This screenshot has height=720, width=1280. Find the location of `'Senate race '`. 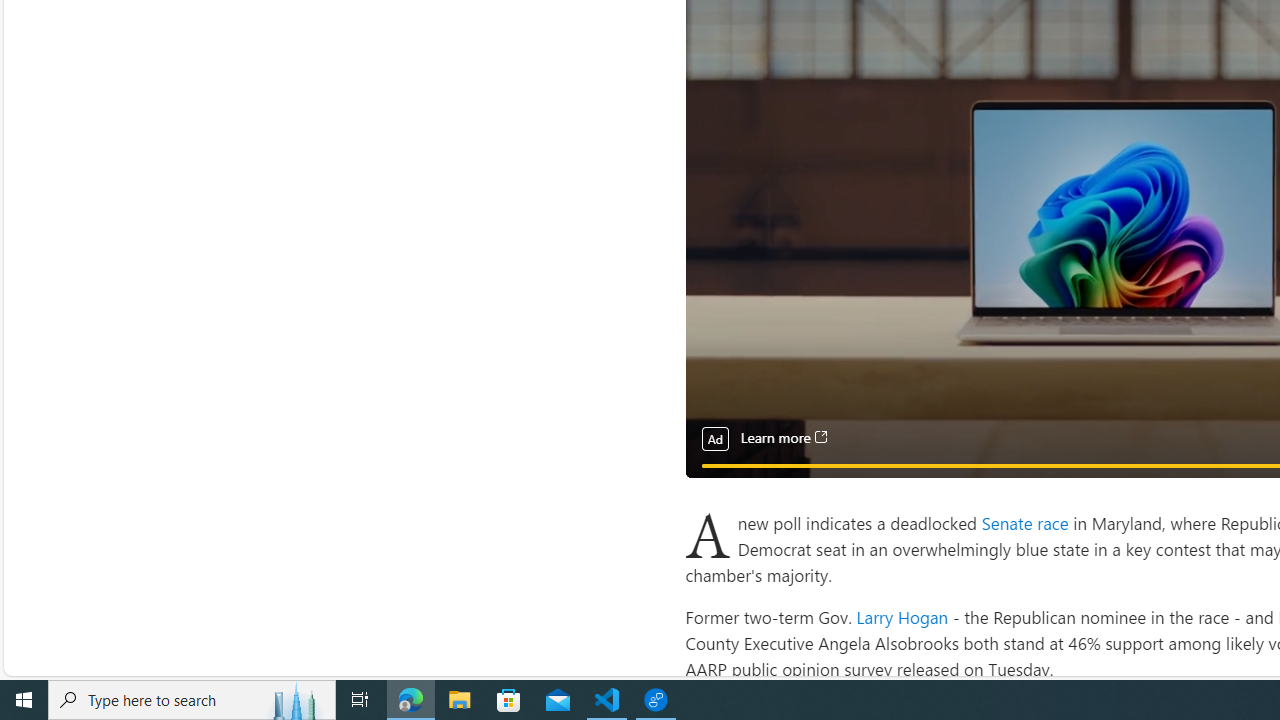

'Senate race ' is located at coordinates (1027, 521).